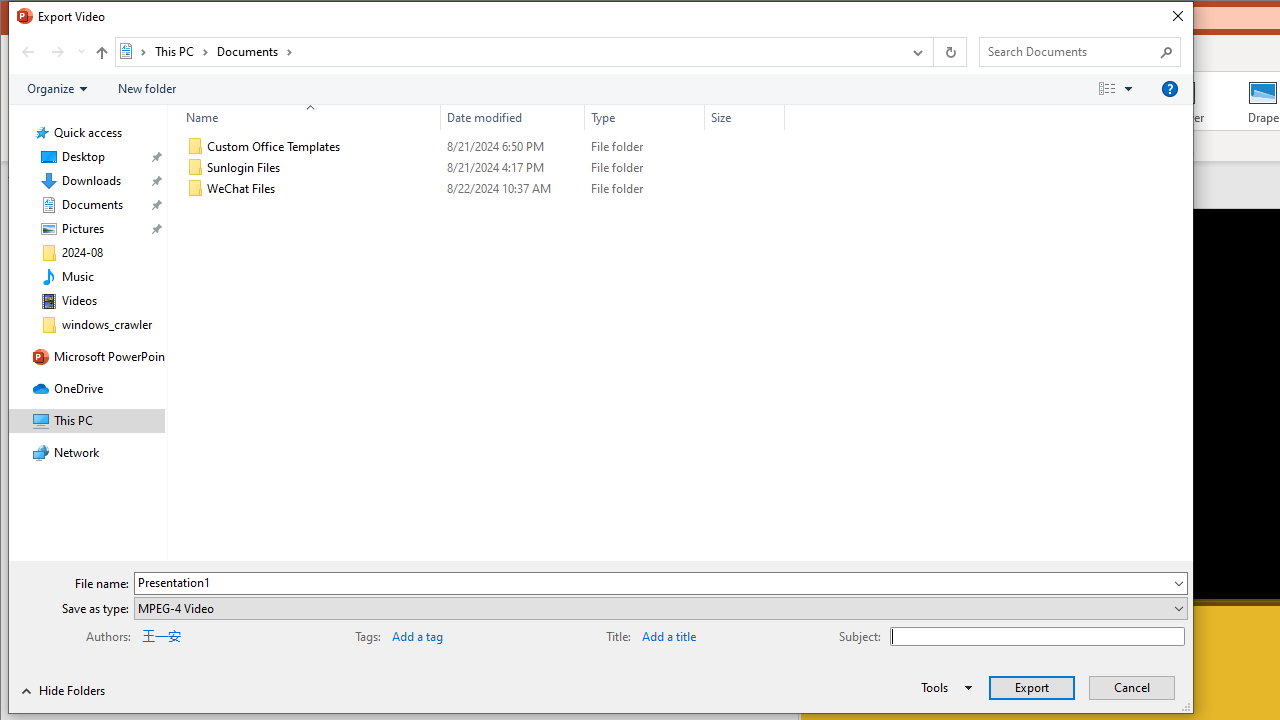 The height and width of the screenshot is (720, 1280). Describe the element at coordinates (1132, 687) in the screenshot. I see `'Cancel'` at that location.